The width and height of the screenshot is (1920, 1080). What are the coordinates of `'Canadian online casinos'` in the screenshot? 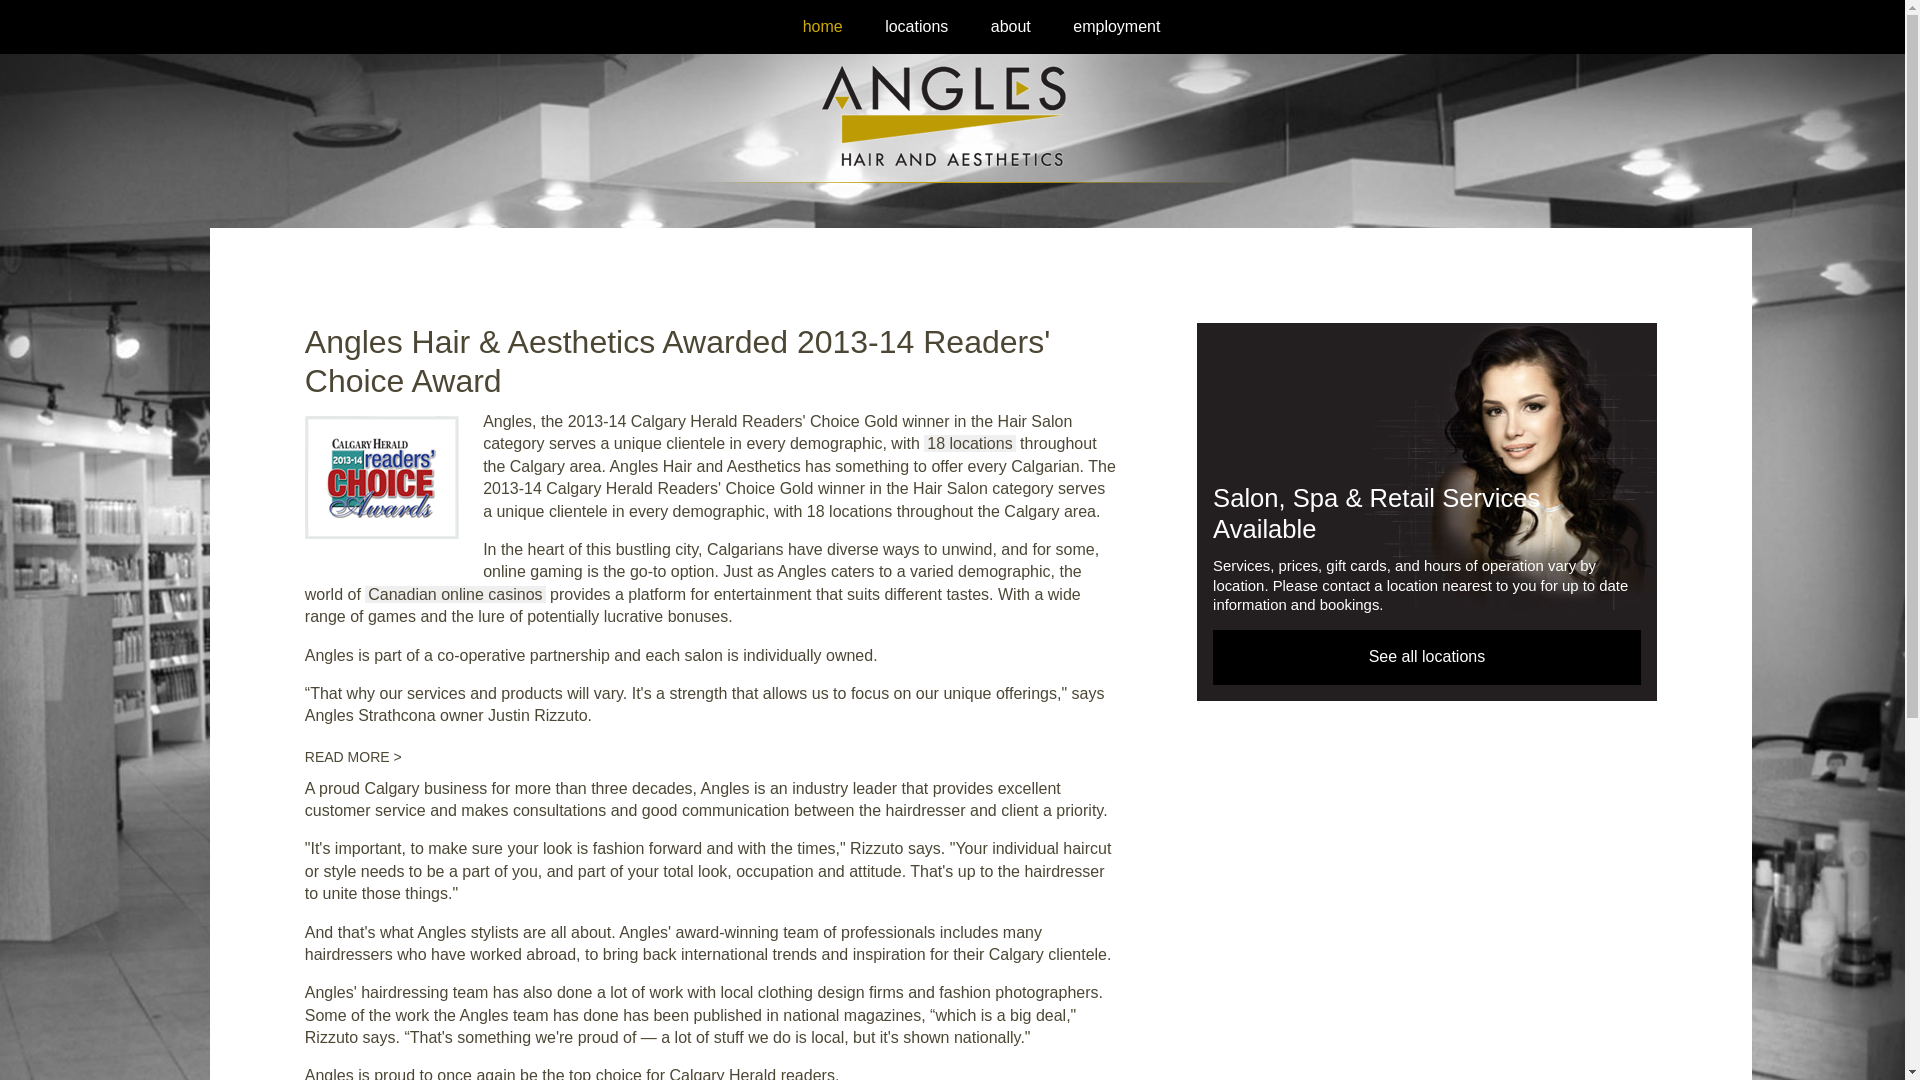 It's located at (454, 593).